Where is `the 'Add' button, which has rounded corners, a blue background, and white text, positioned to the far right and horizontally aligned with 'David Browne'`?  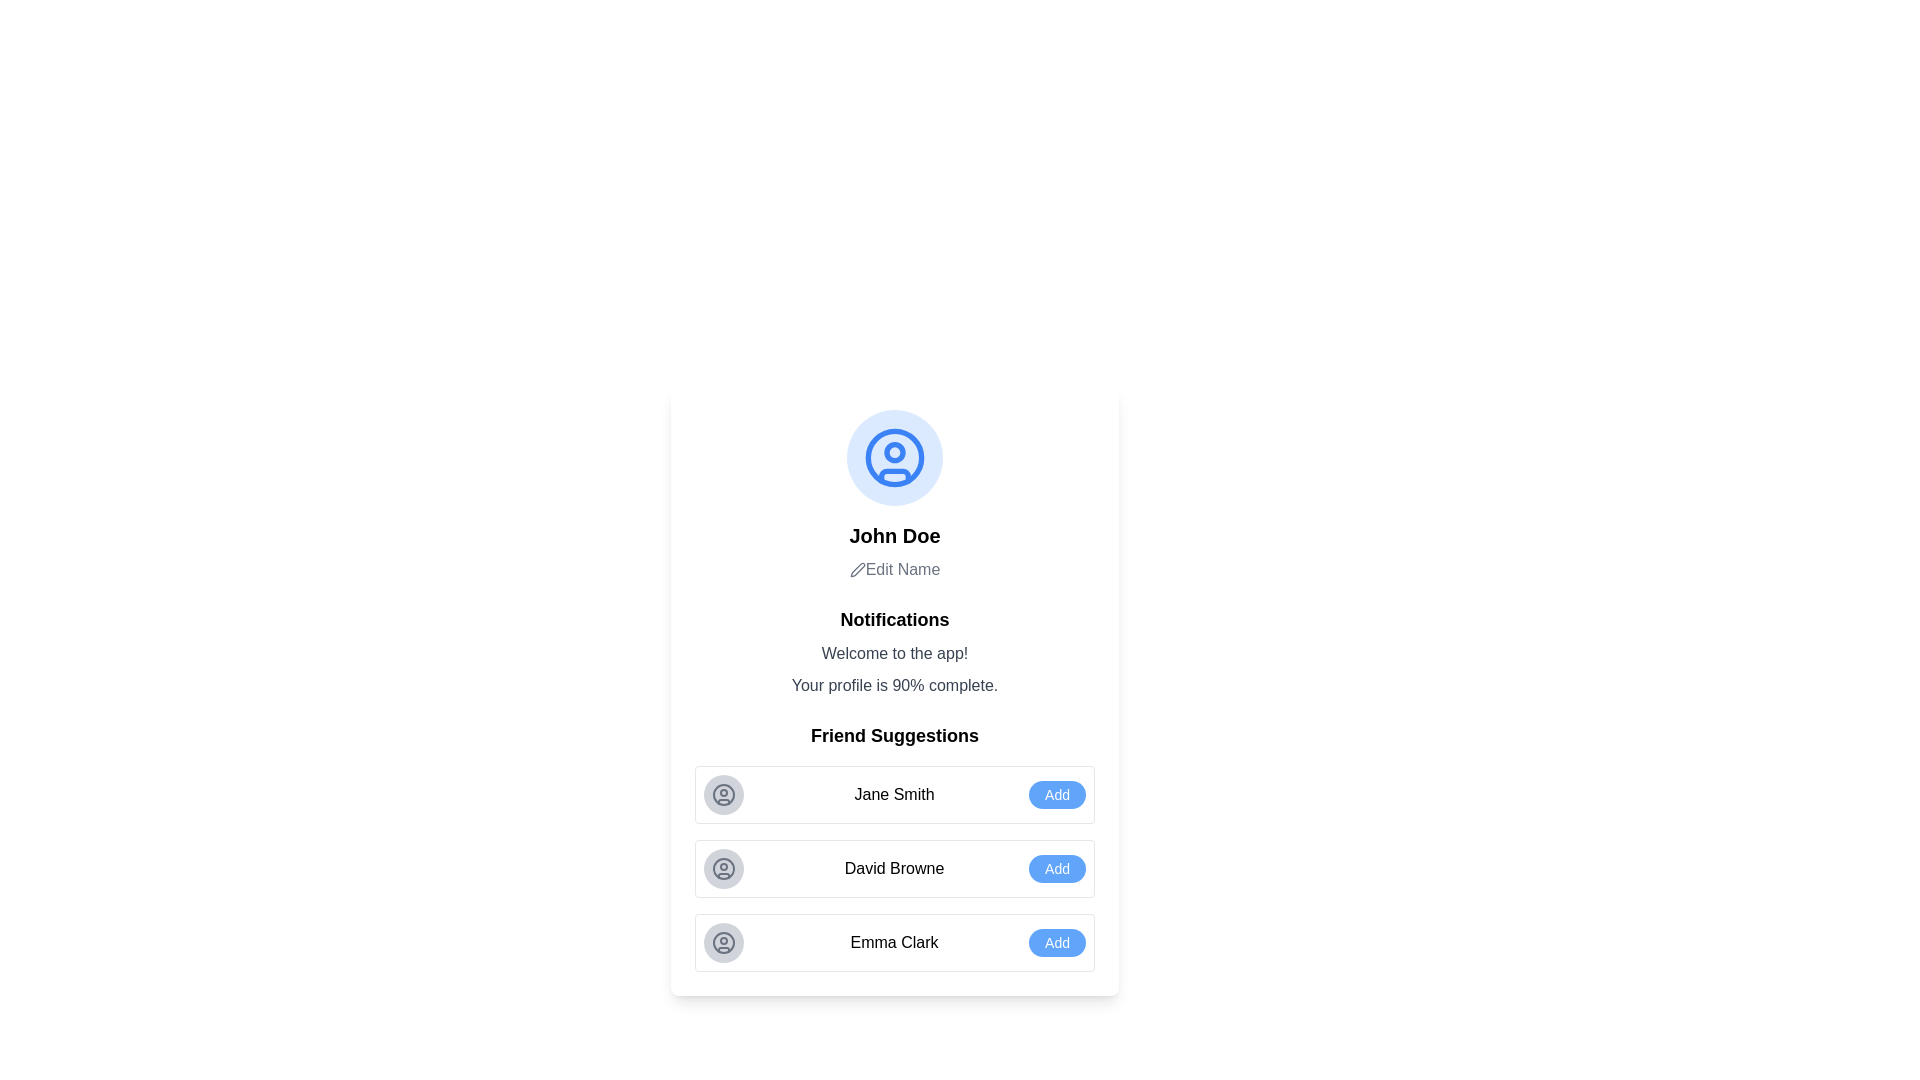
the 'Add' button, which has rounded corners, a blue background, and white text, positioned to the far right and horizontally aligned with 'David Browne' is located at coordinates (1056, 867).